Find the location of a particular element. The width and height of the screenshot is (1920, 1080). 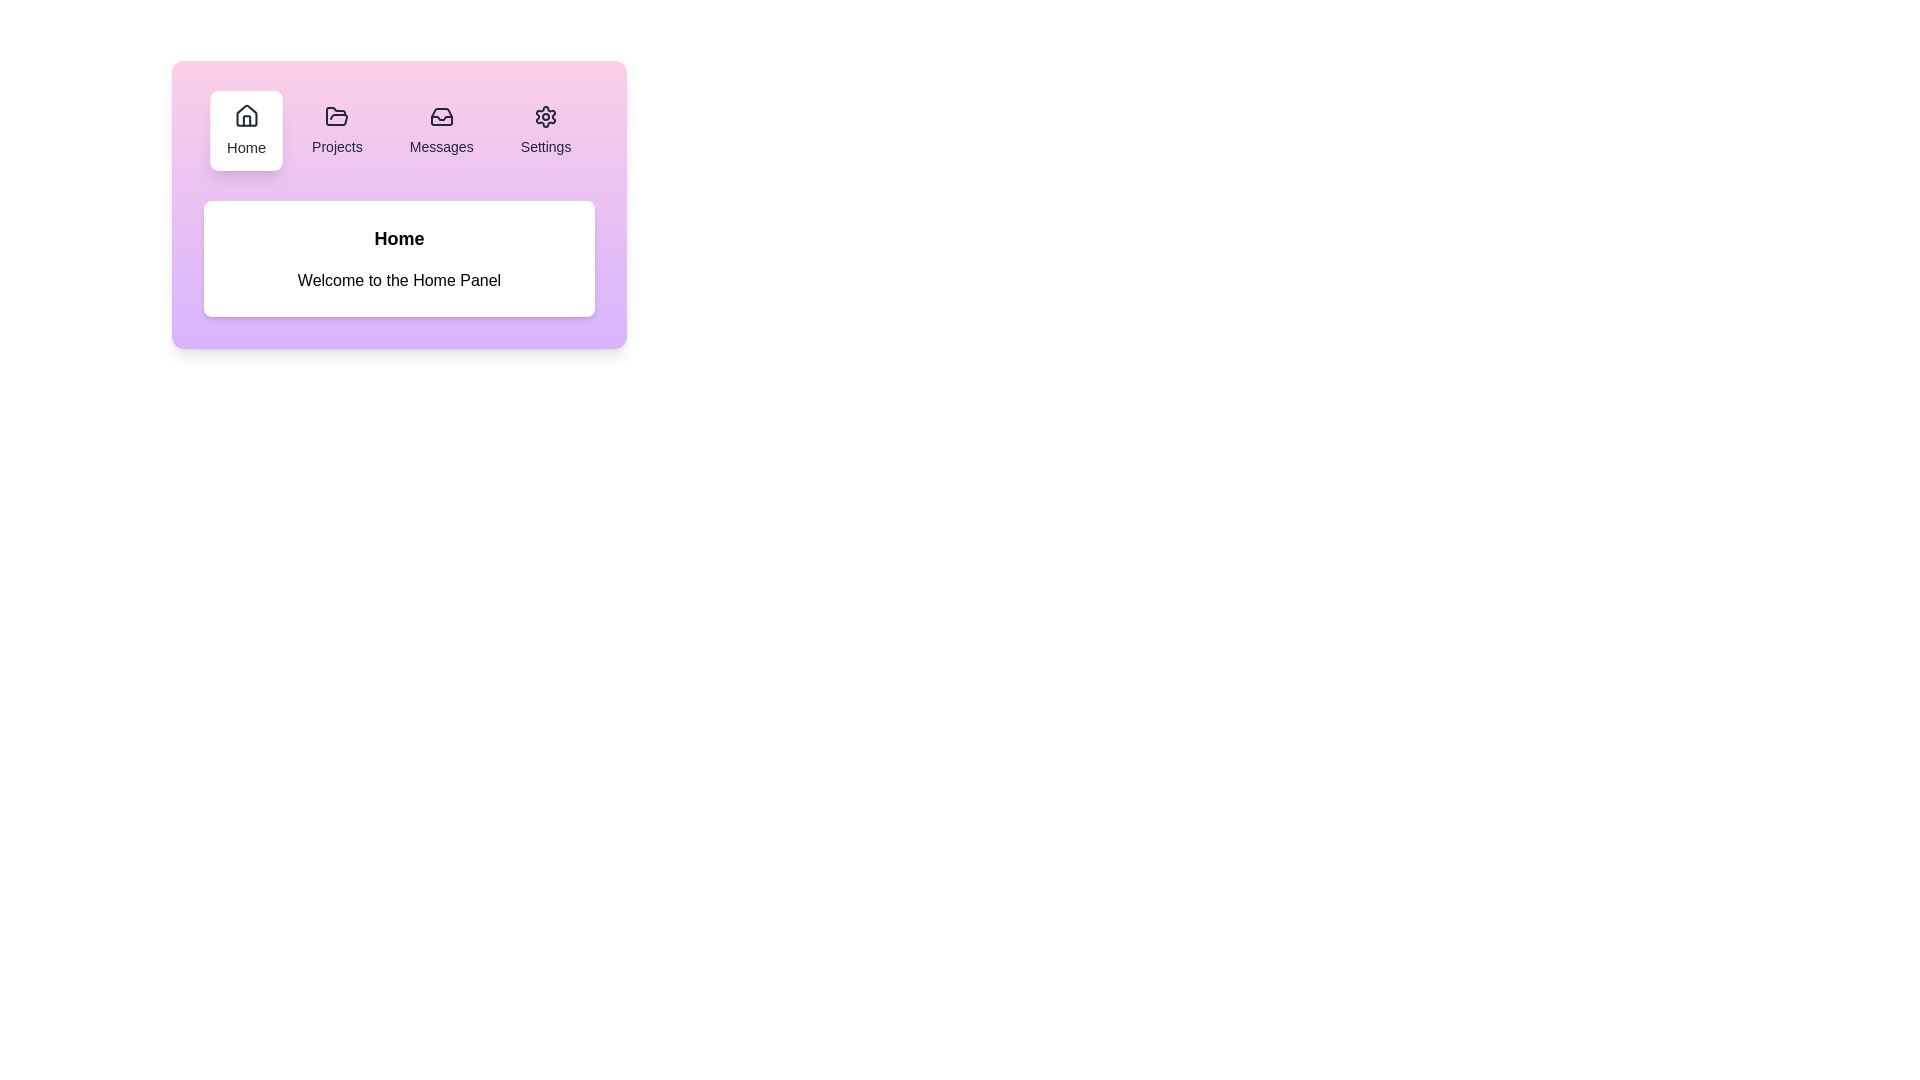

the inbox icon located within the 'Messages' button in the menu bar, positioned just above the text label is located at coordinates (440, 116).